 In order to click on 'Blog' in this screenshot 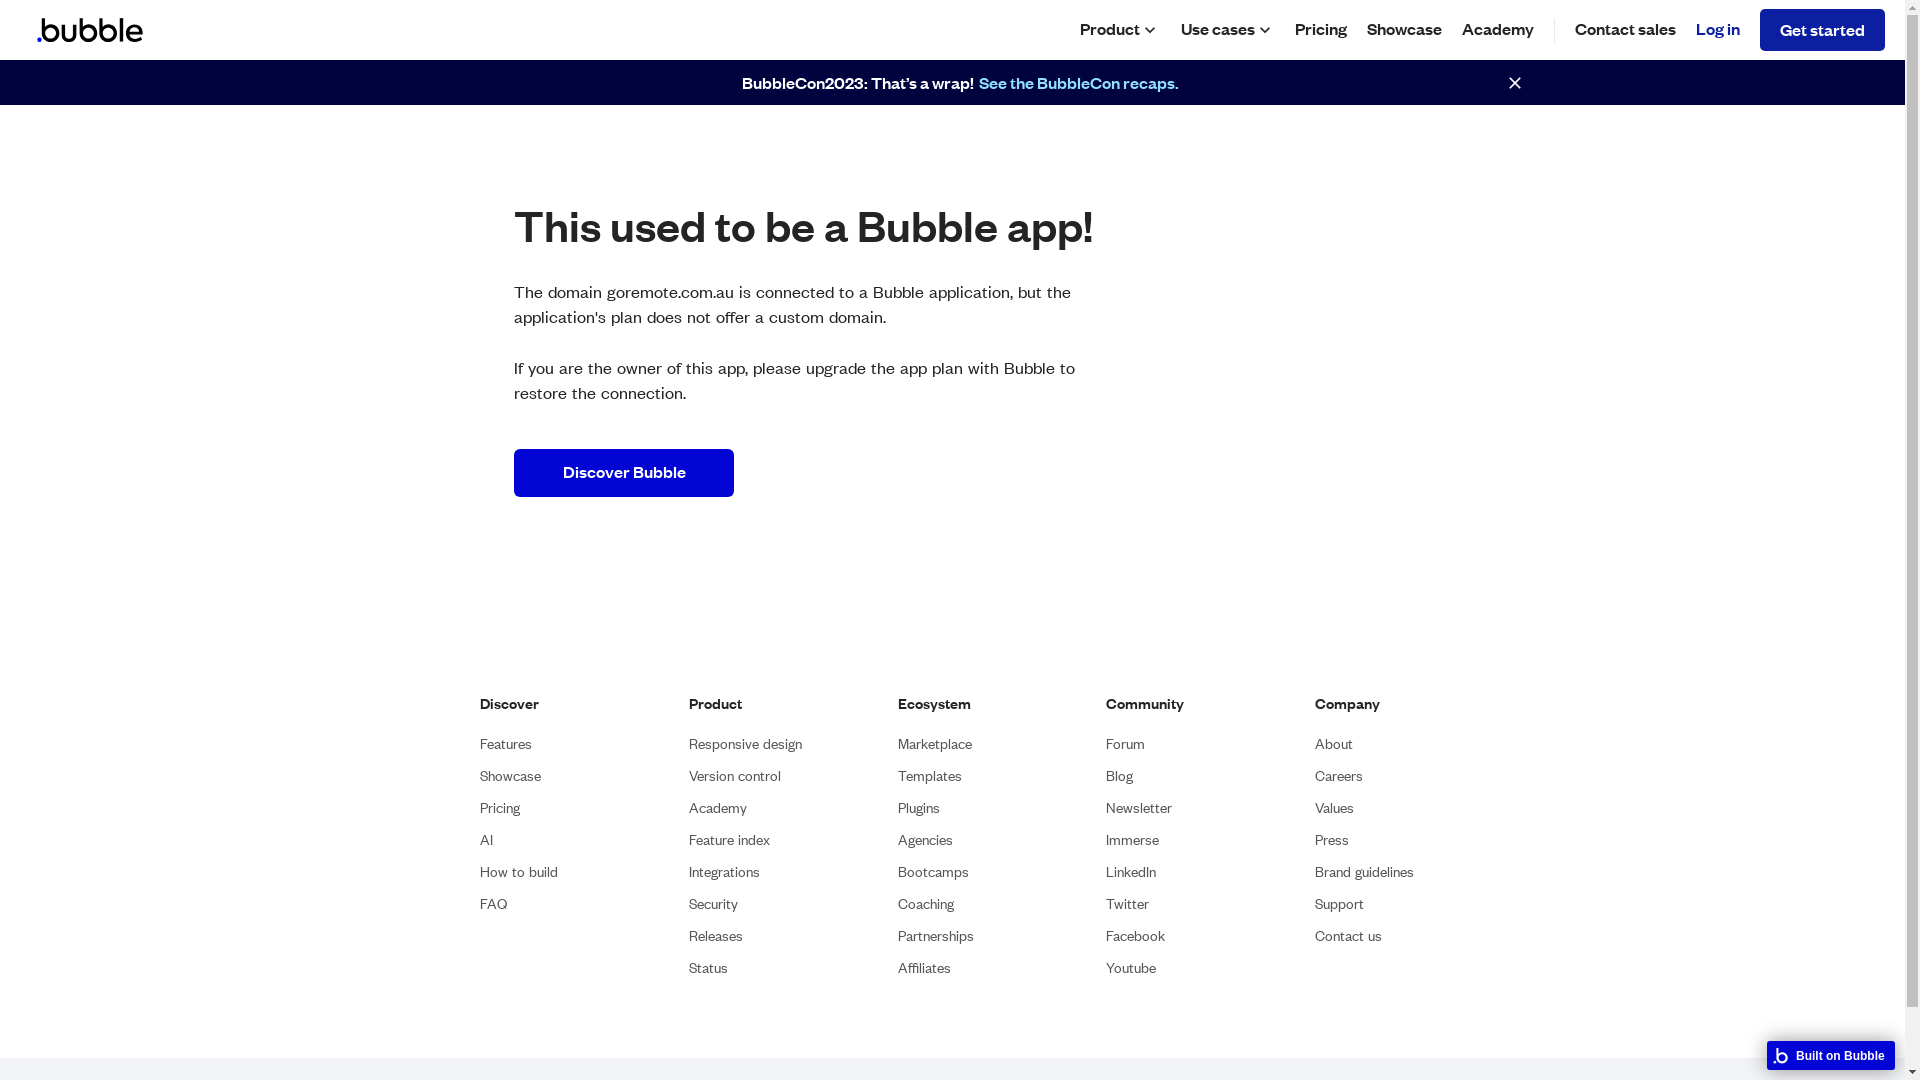, I will do `click(1118, 774)`.